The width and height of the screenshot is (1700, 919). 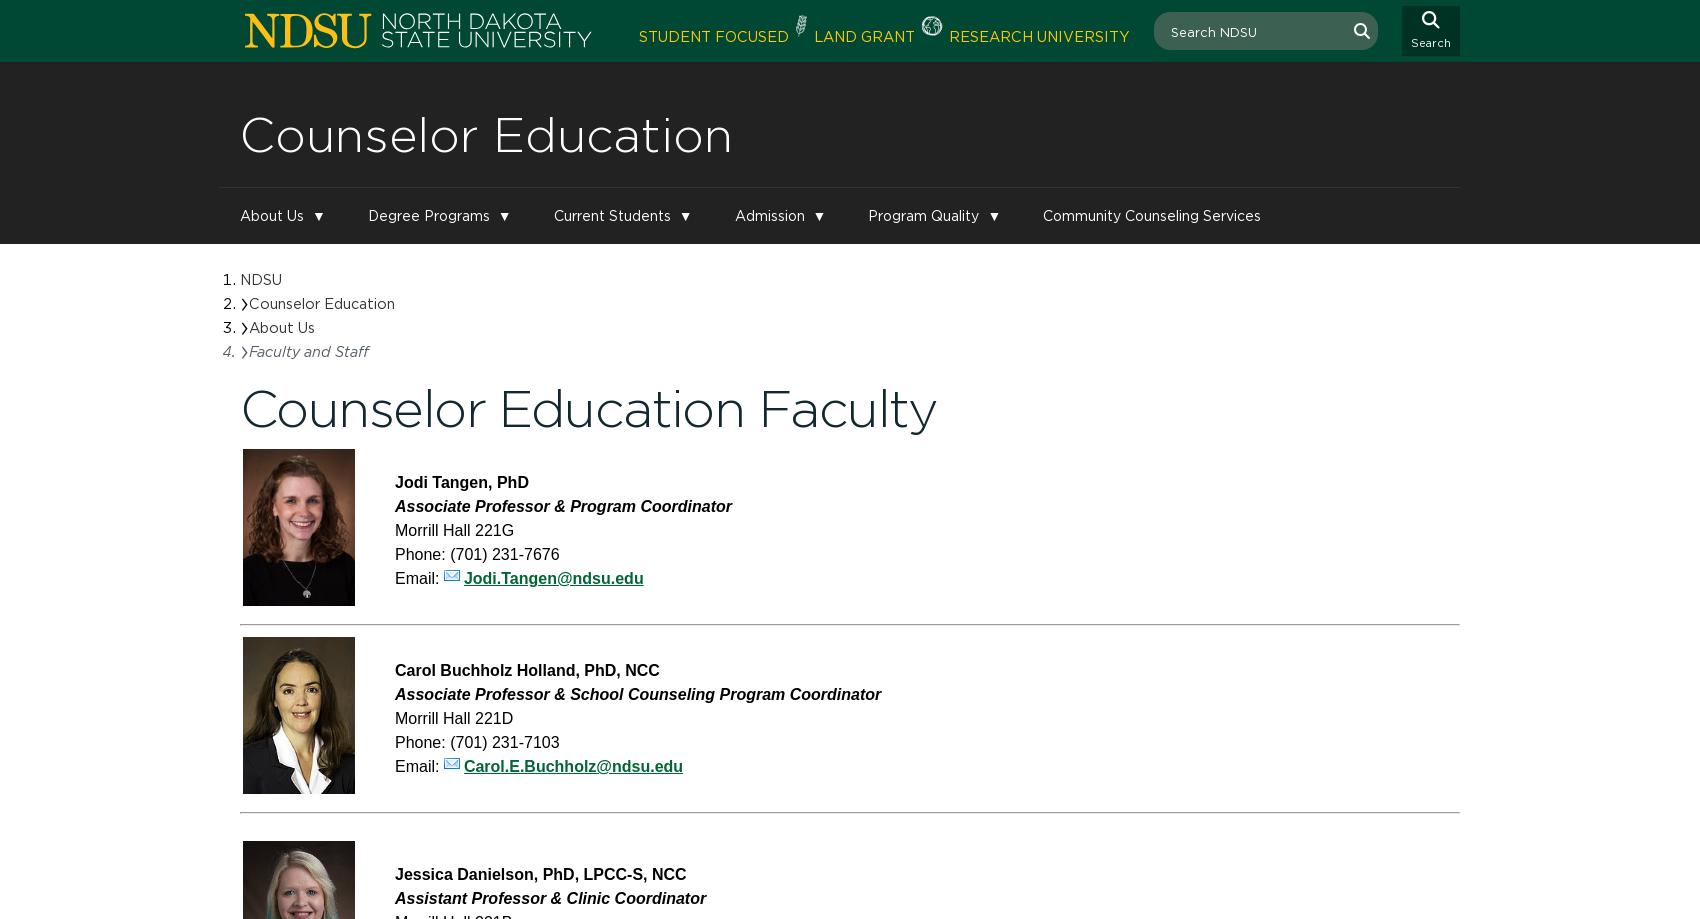 What do you see at coordinates (394, 481) in the screenshot?
I see `'Jodi Tangen, PhD'` at bounding box center [394, 481].